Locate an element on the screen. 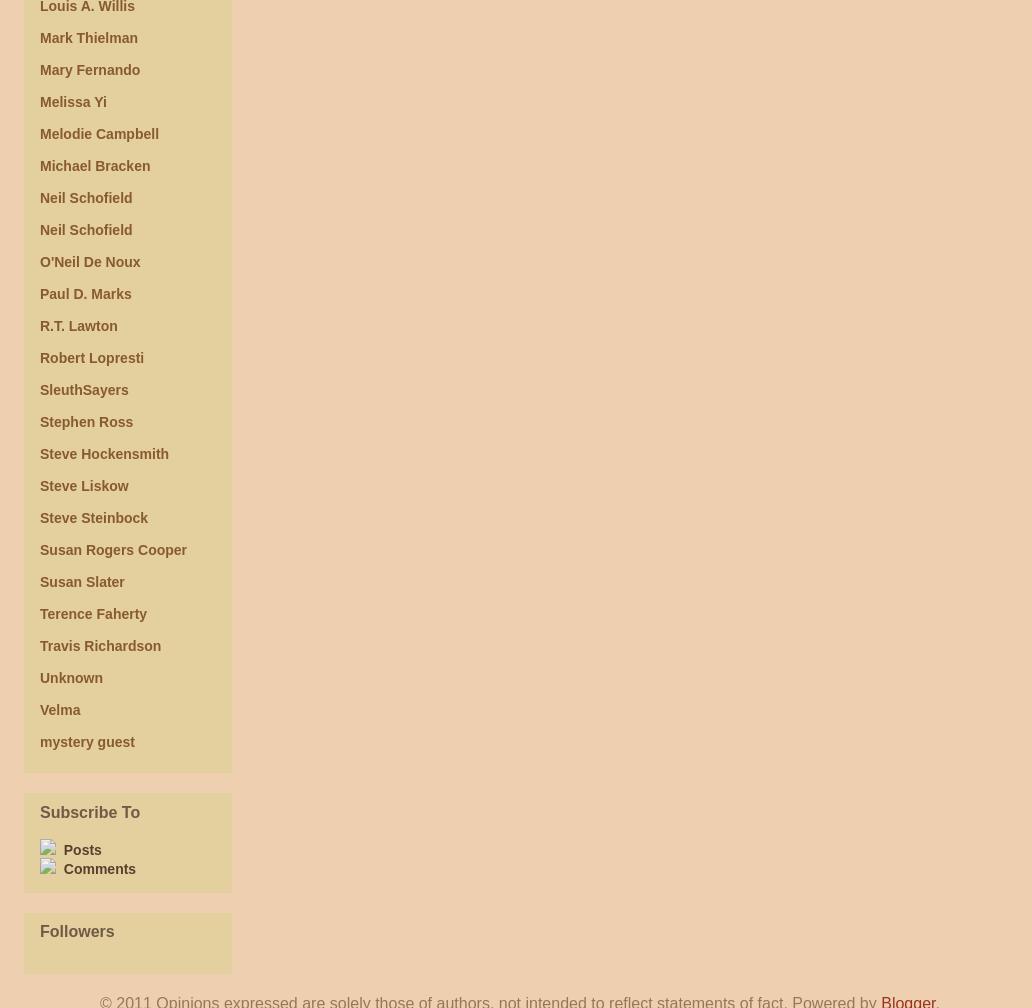  'Melissa Yi' is located at coordinates (72, 102).